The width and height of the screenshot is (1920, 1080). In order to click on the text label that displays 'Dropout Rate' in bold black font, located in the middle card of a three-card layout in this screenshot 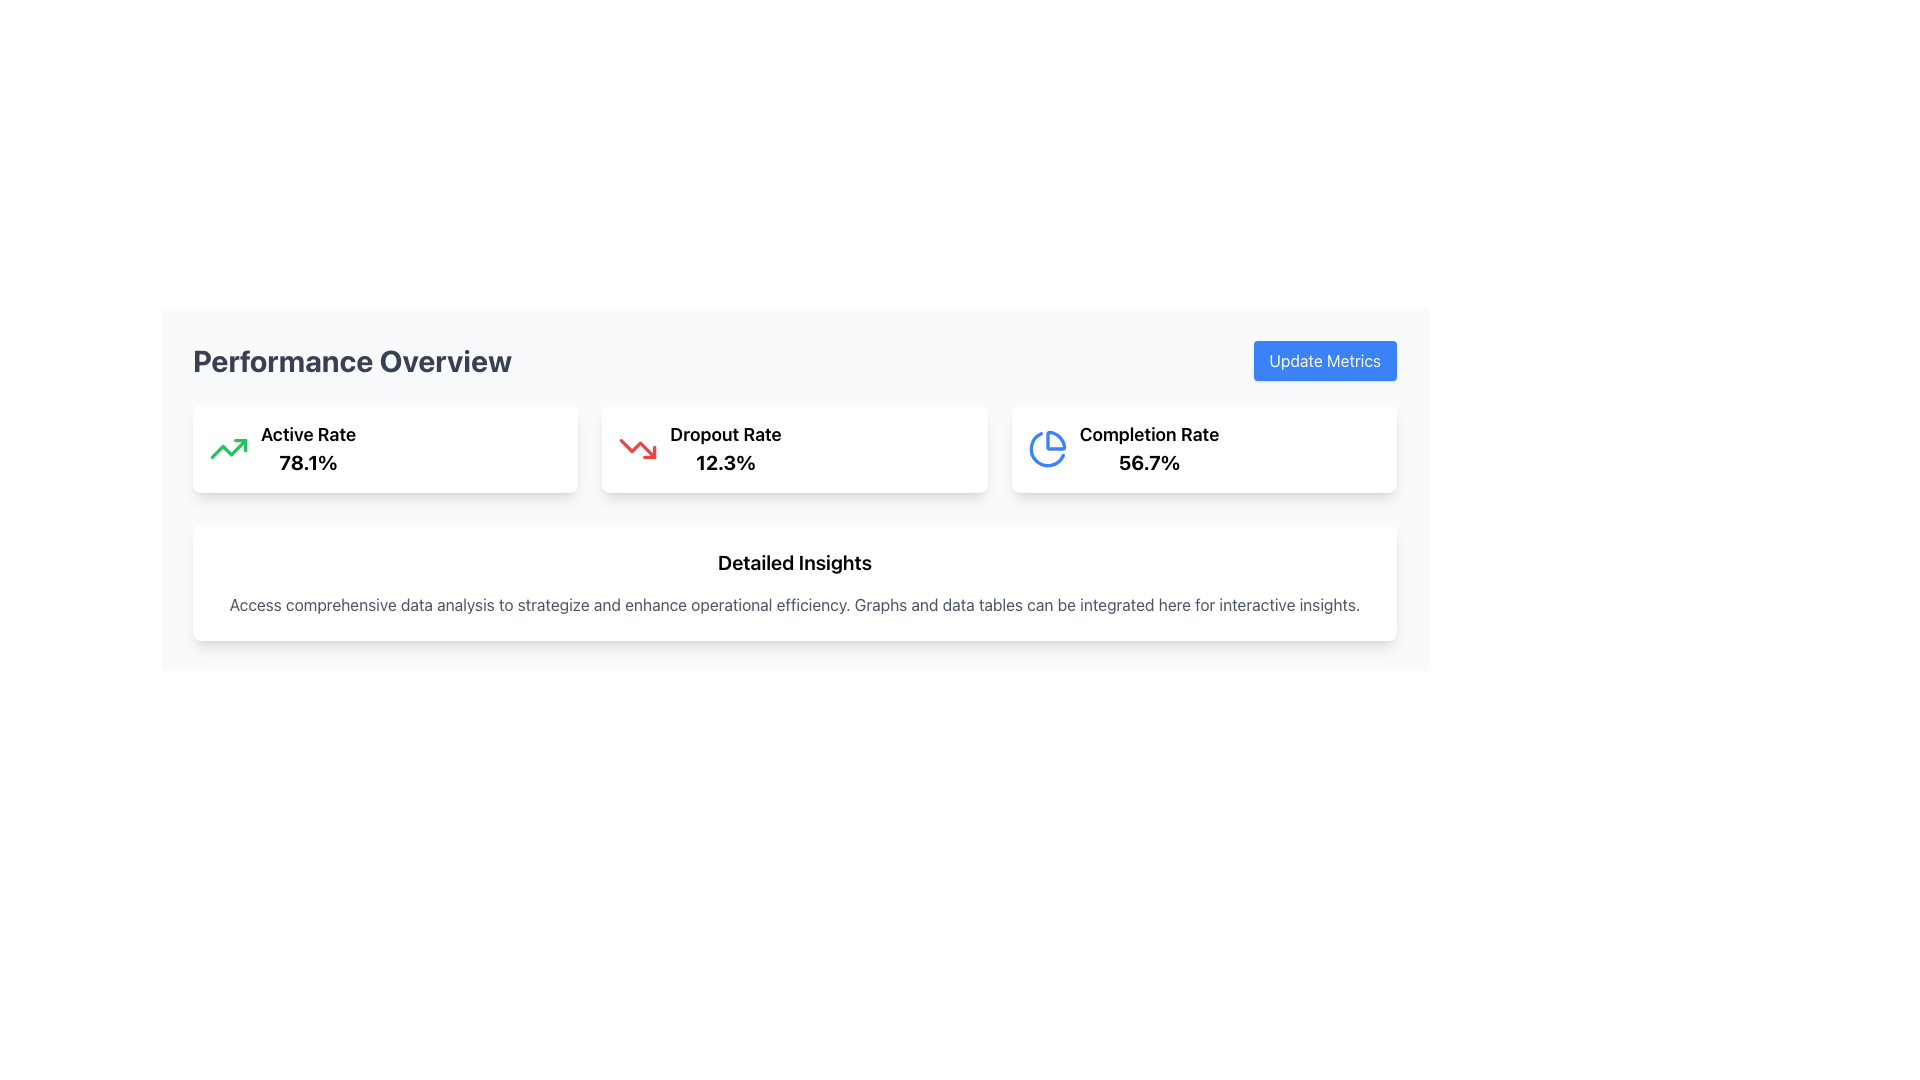, I will do `click(724, 434)`.